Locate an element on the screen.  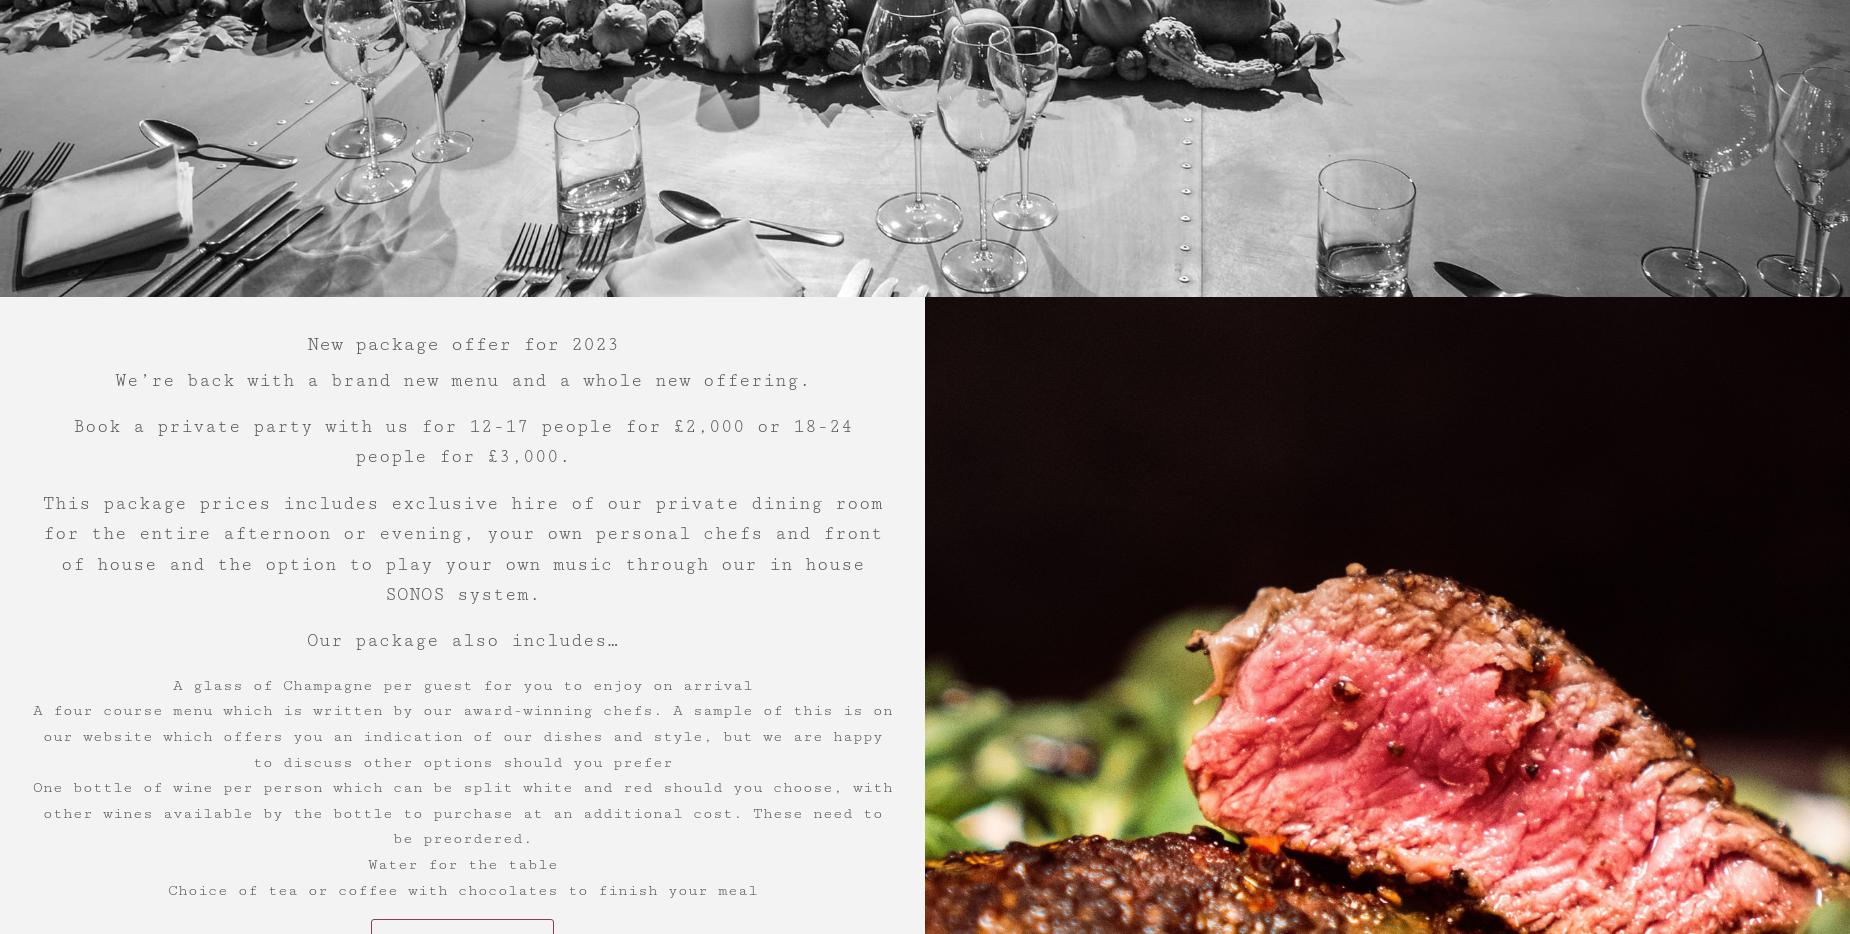
'A four course menu which is written by our award-winning chefs. A sample of this is on our website which offers you an indication of our dishes and style, but we are happy to discuss other options should you prefer' is located at coordinates (460, 735).